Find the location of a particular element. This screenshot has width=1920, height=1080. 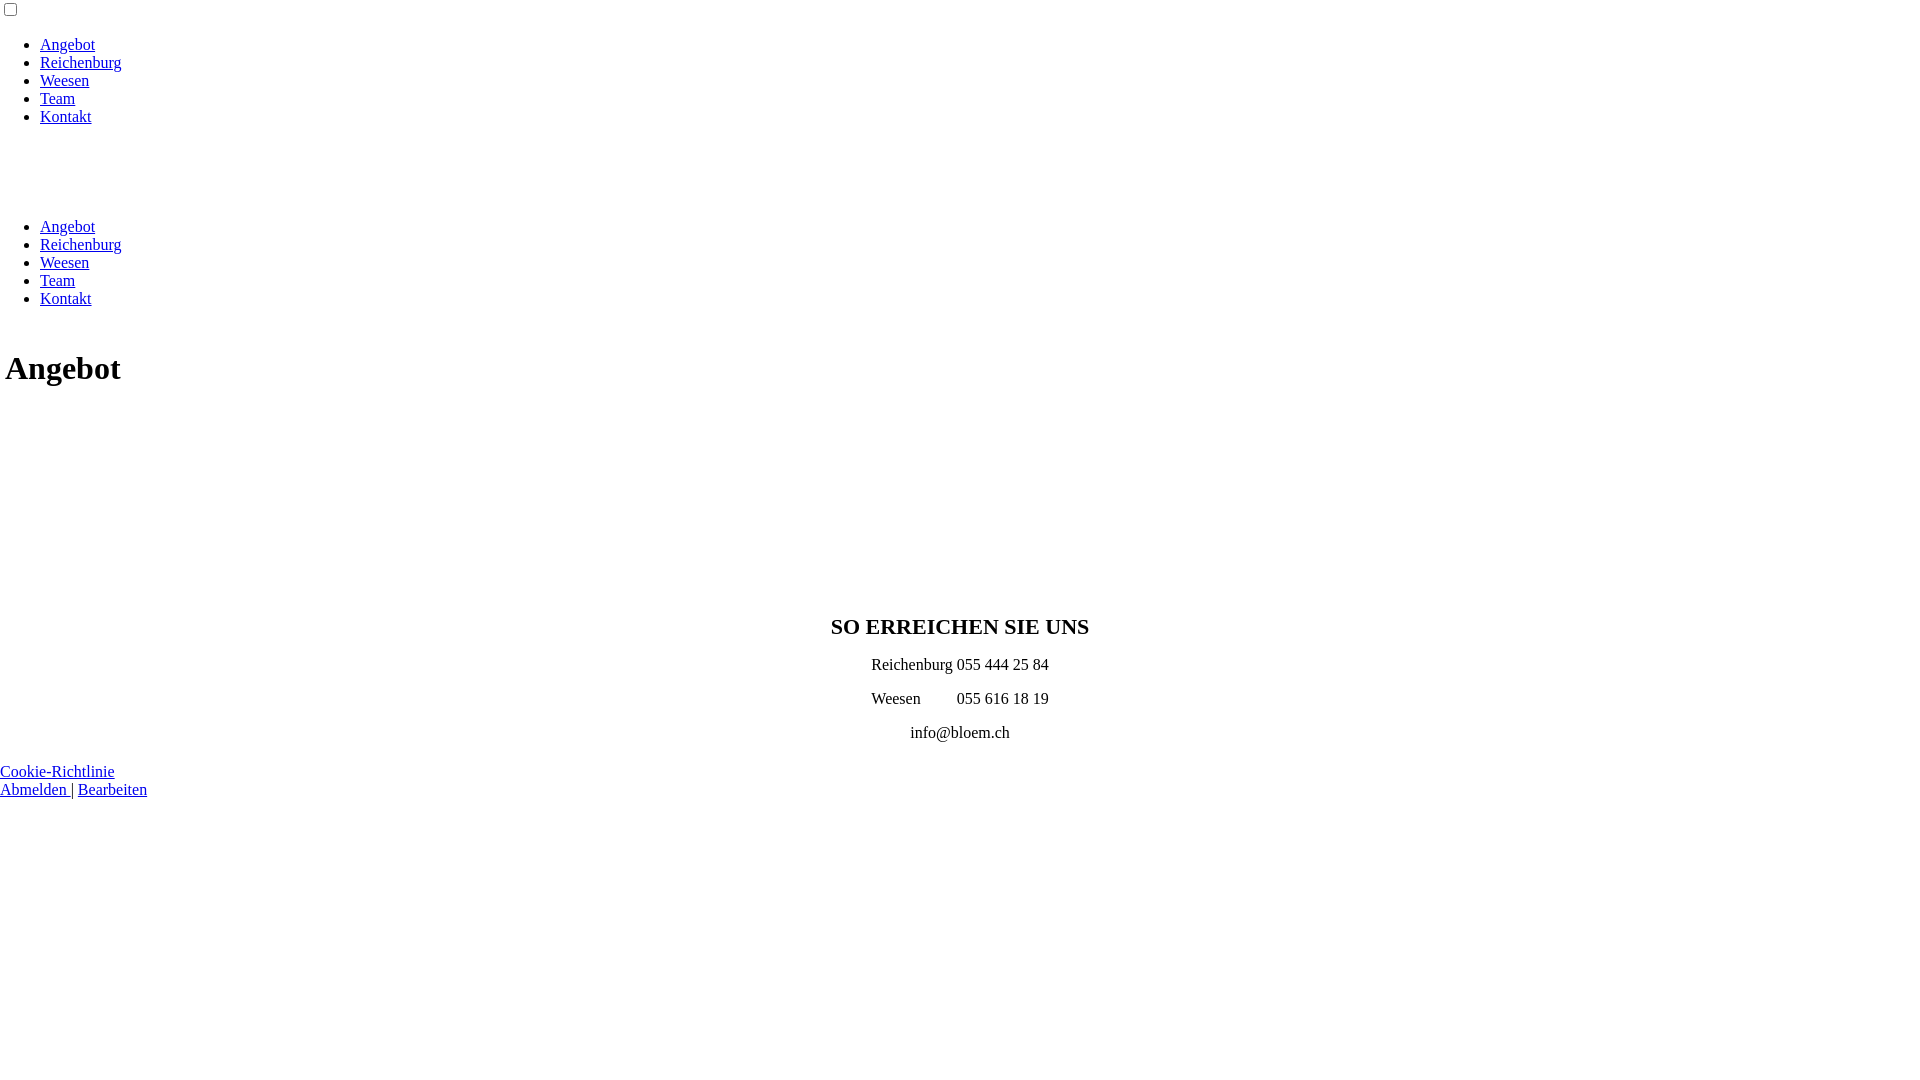

'Team' is located at coordinates (57, 98).